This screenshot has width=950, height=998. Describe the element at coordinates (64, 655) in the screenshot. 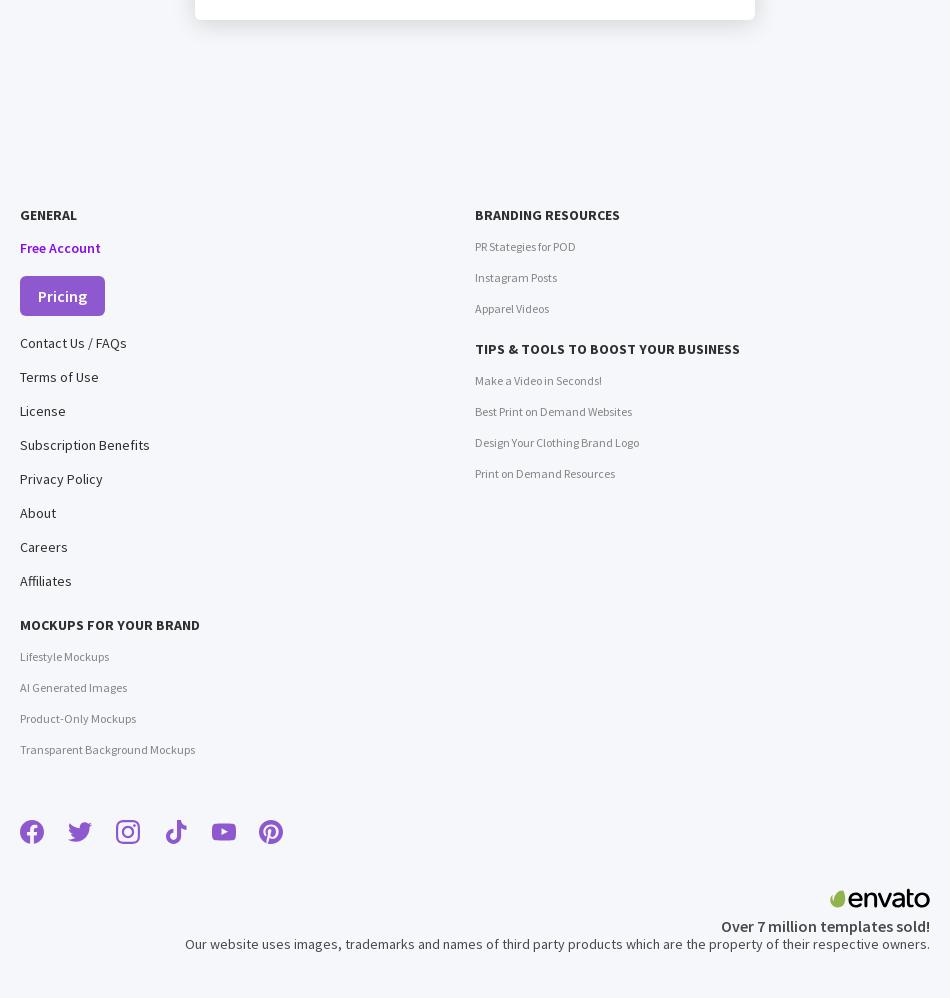

I see `'Lifestyle Mockups'` at that location.